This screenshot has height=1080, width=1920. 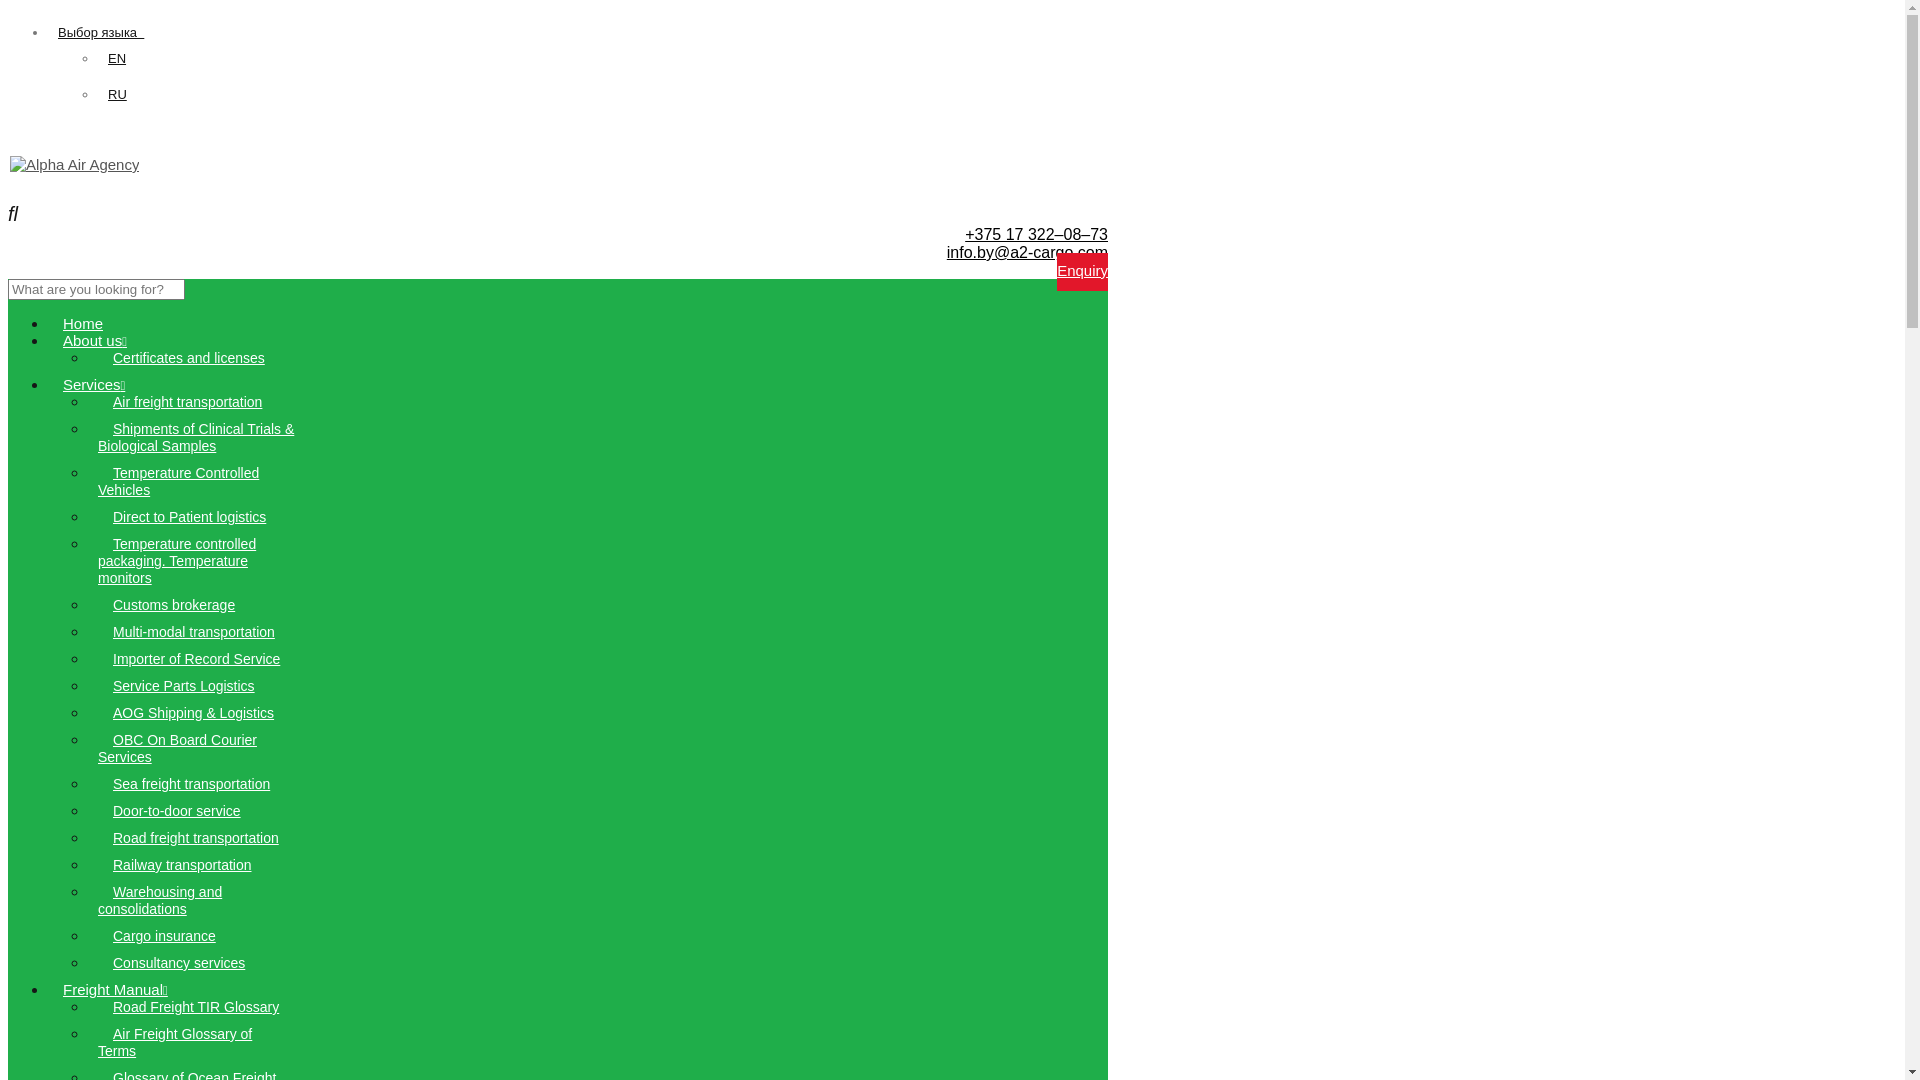 What do you see at coordinates (1081, 272) in the screenshot?
I see `'Enquiry'` at bounding box center [1081, 272].